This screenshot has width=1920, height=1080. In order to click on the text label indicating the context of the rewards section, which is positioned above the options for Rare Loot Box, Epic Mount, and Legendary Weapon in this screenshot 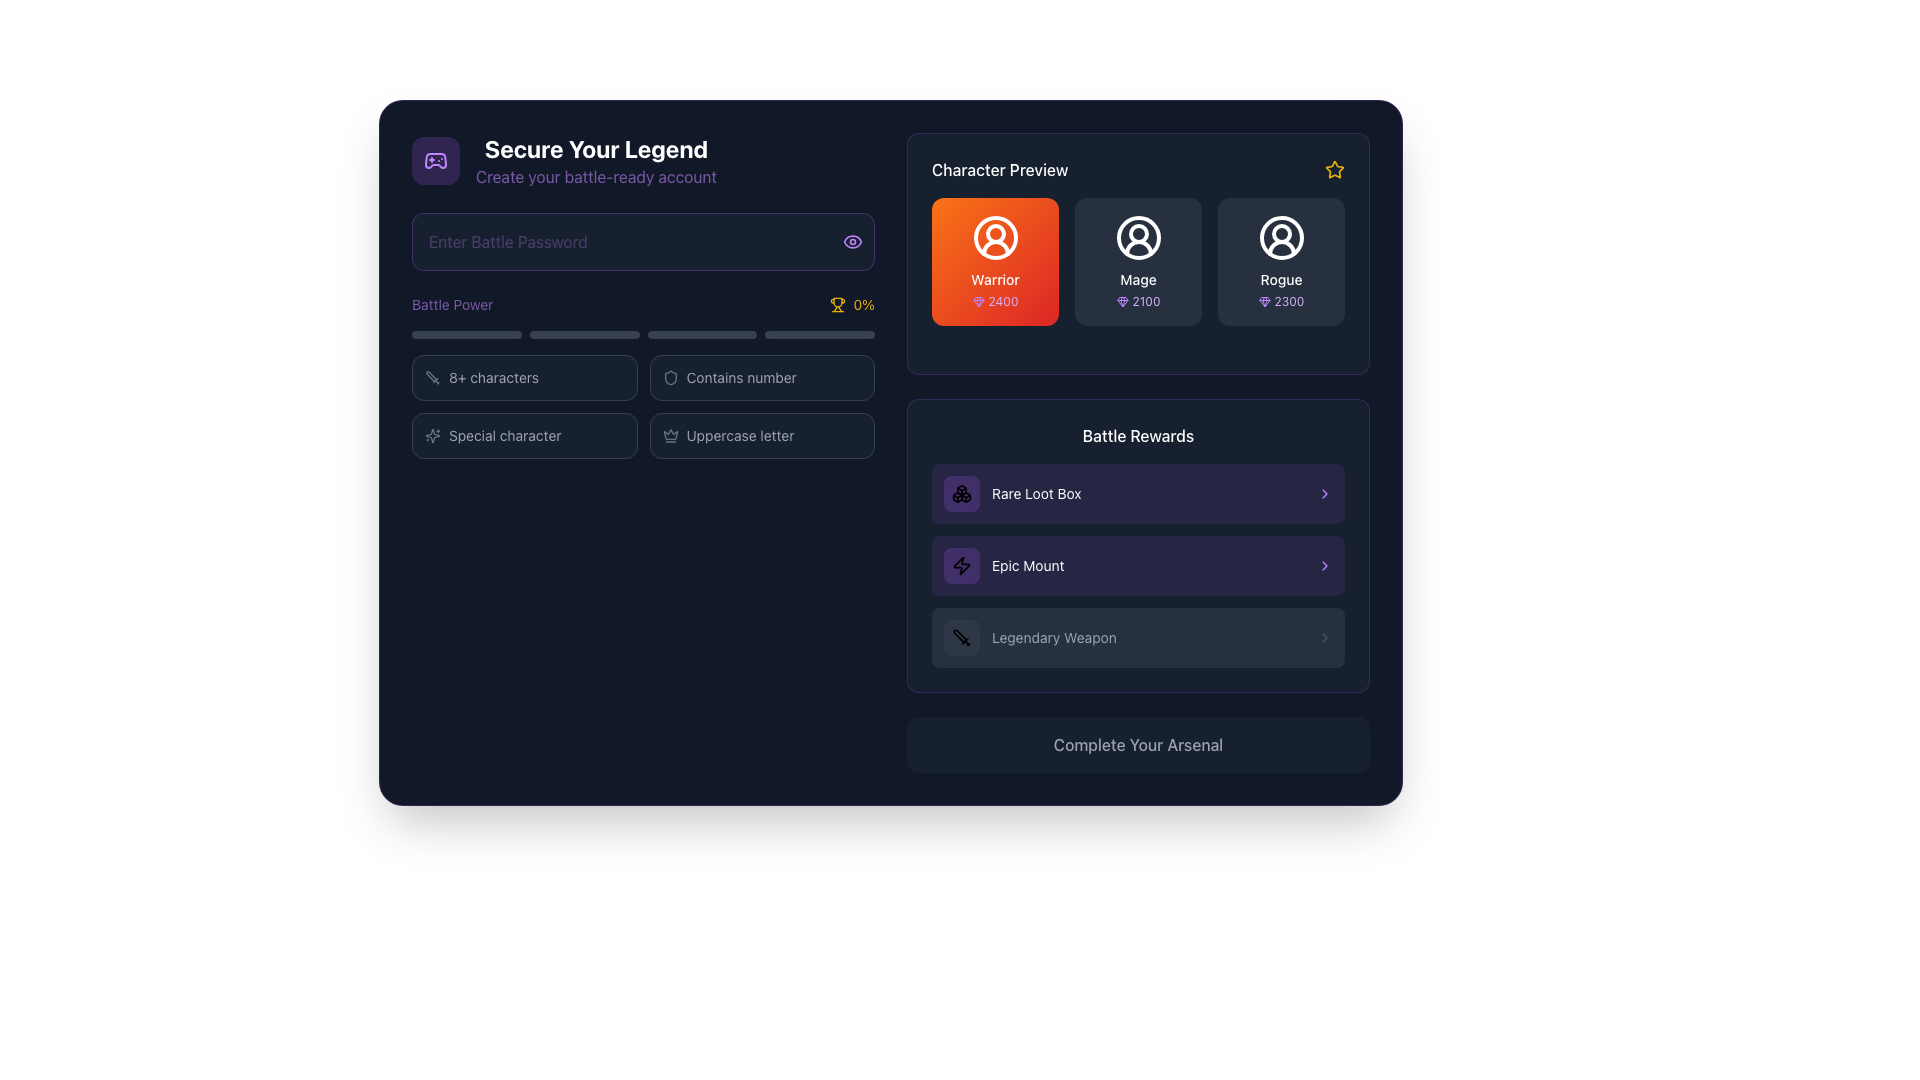, I will do `click(1138, 434)`.